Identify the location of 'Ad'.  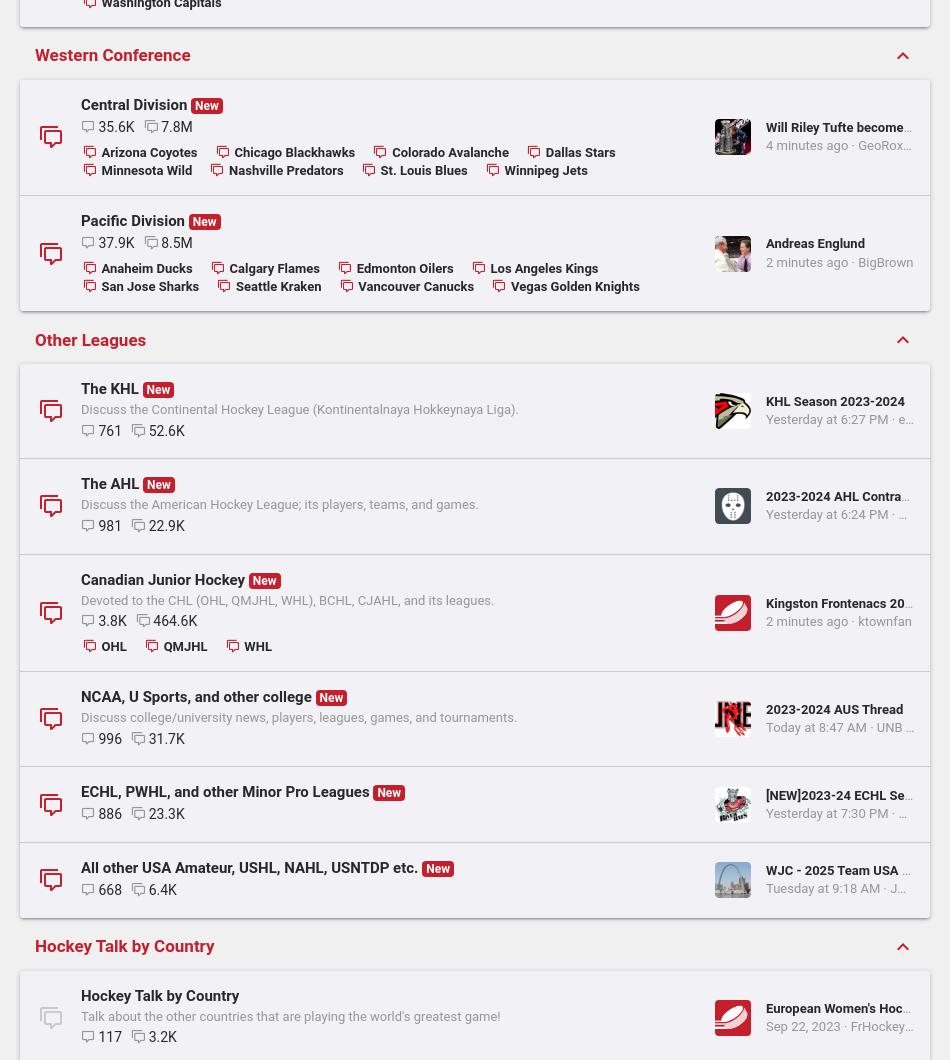
(655, 543).